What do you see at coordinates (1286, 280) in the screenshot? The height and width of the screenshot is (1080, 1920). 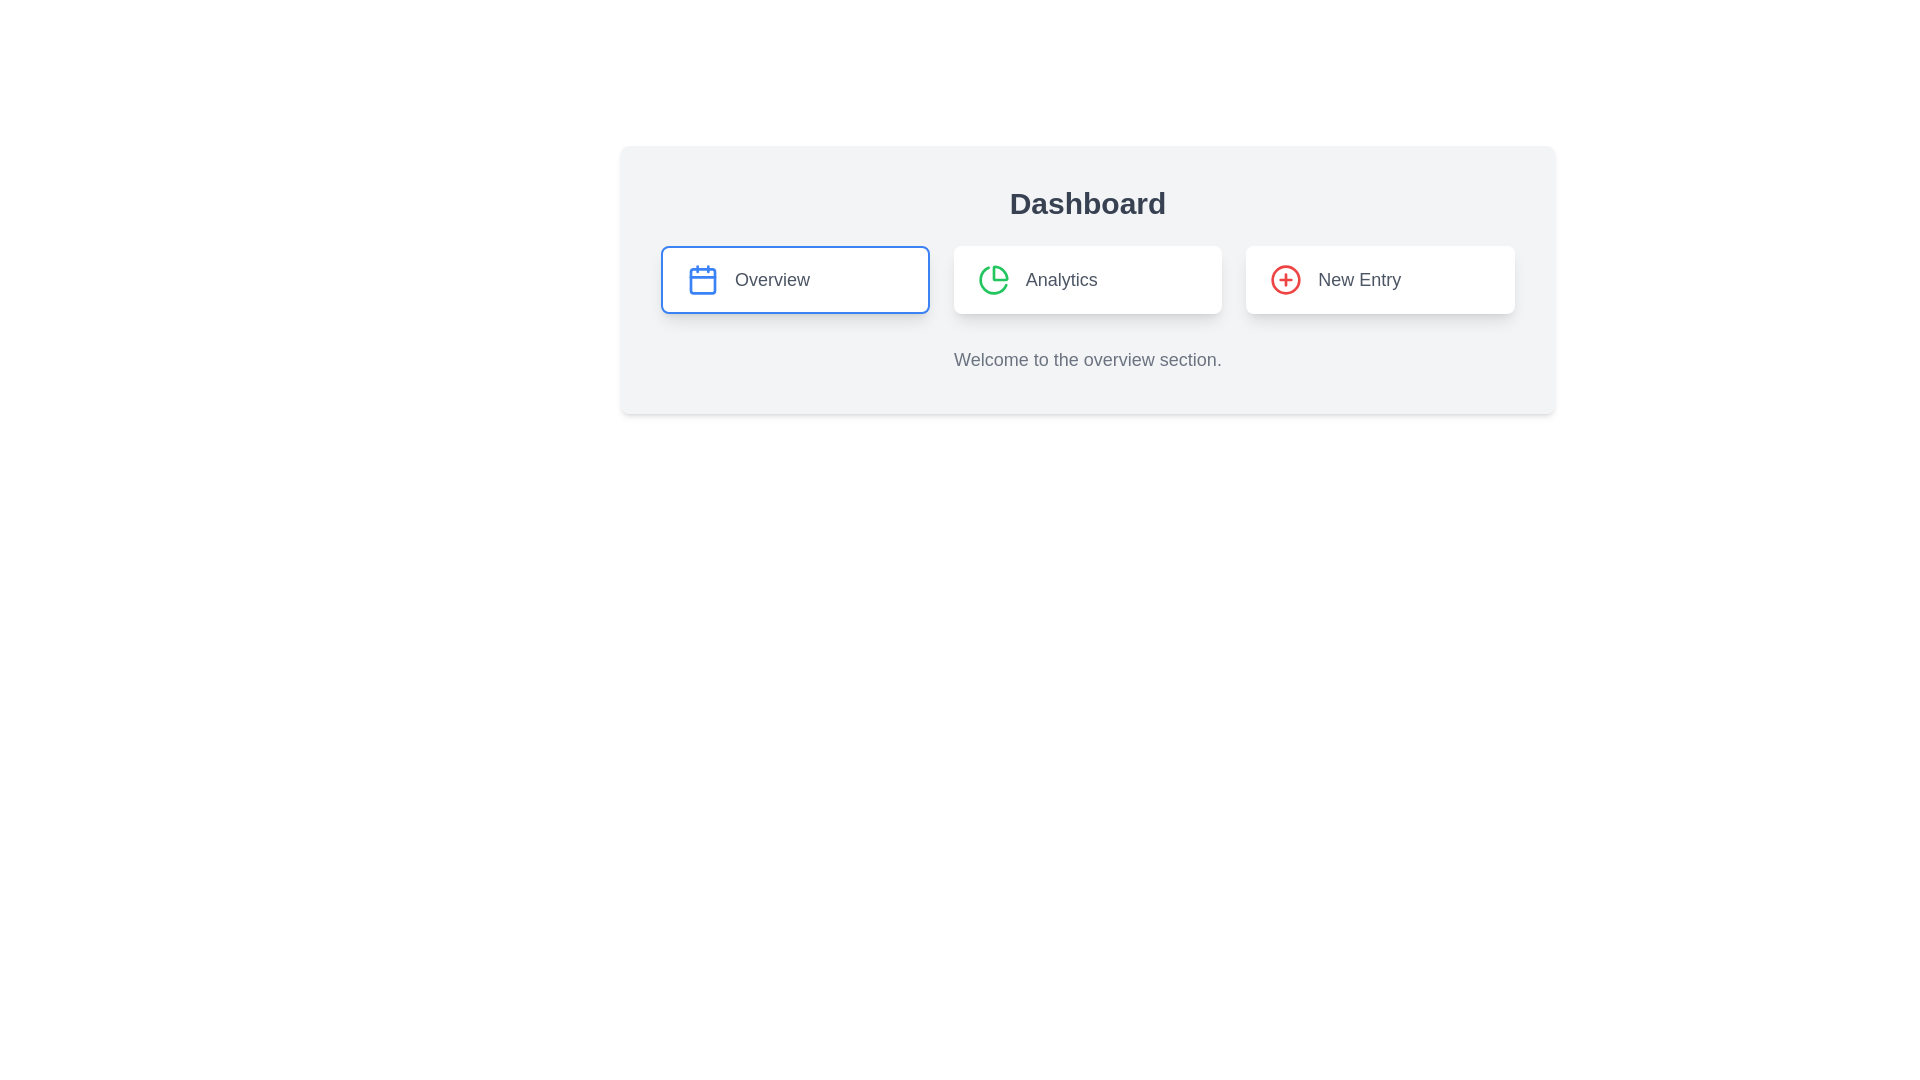 I see `the decorative icon within the 'New Entry' button located on the right side of the rectangular card under the Dashboard heading` at bounding box center [1286, 280].